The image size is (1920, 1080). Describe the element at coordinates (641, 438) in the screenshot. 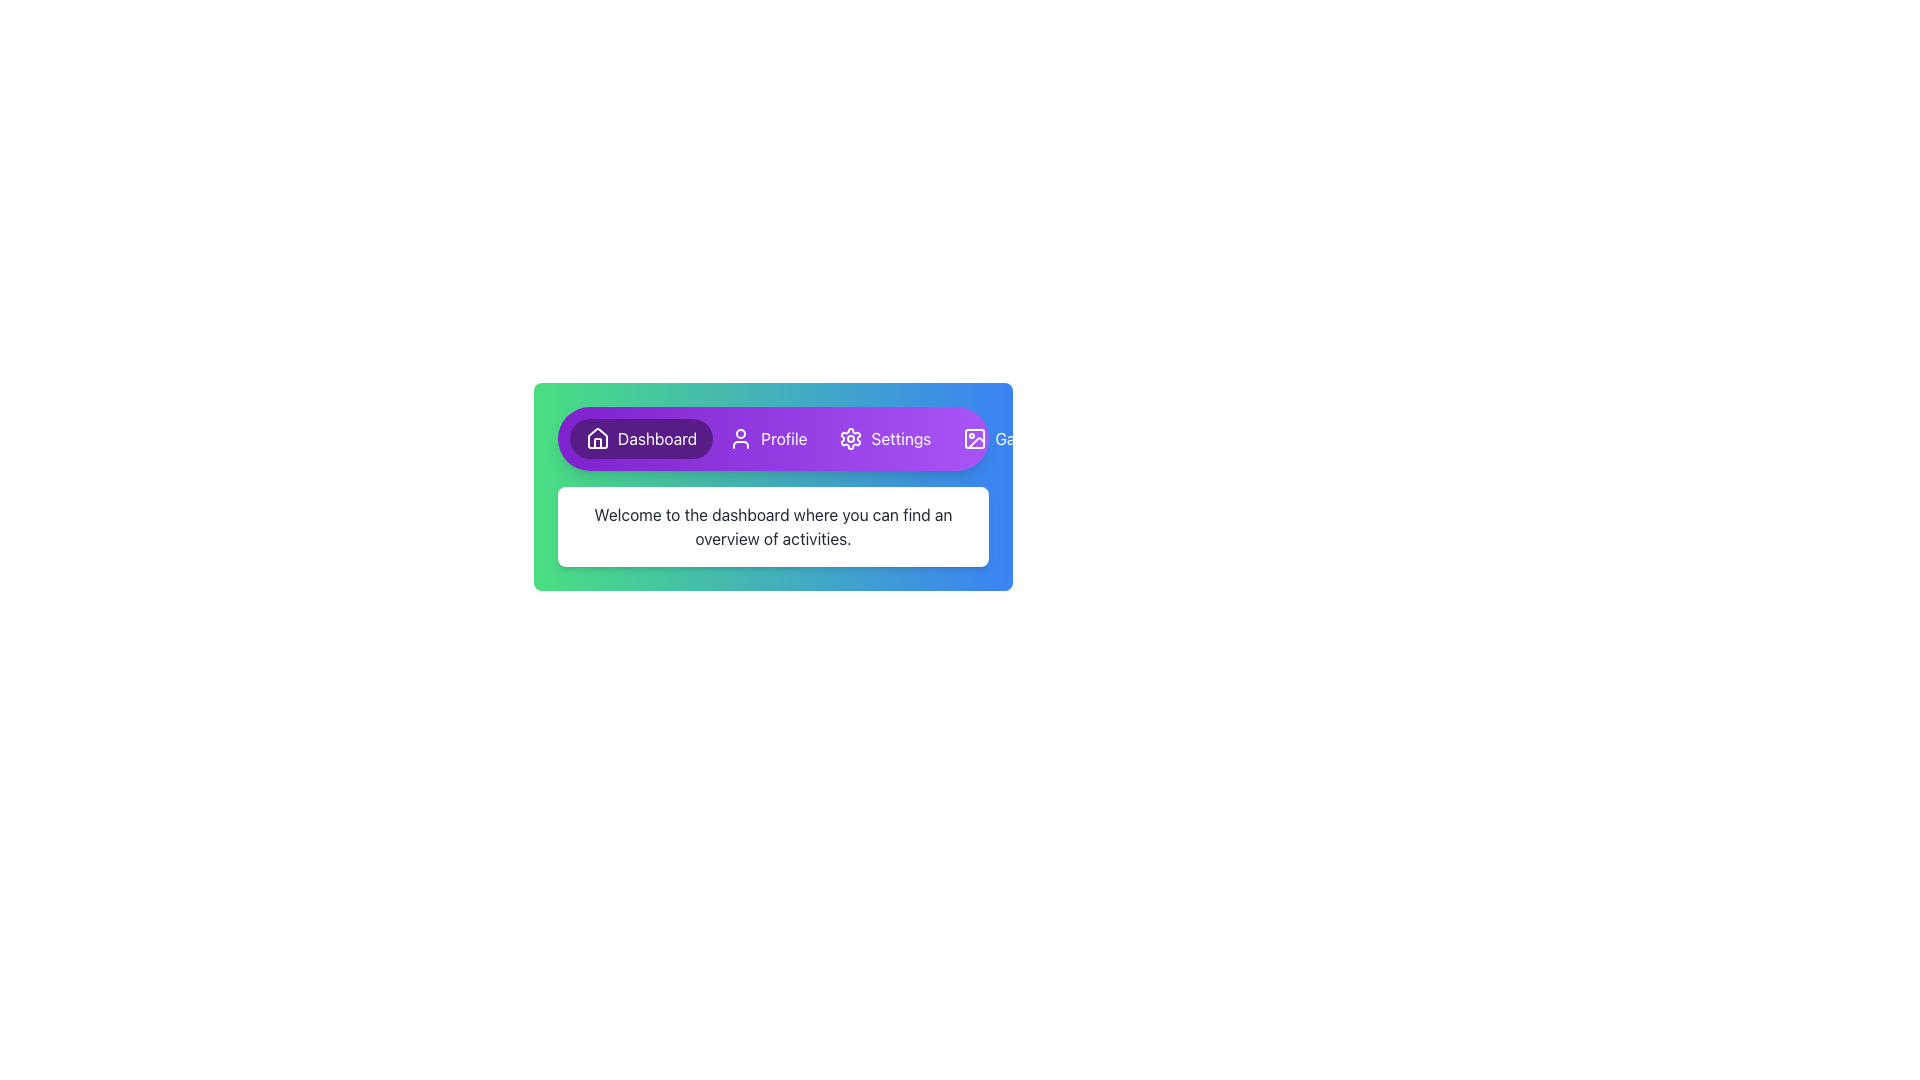

I see `the 'Dashboard' button, which is a rounded rectangular button with a purple background and white text` at that location.